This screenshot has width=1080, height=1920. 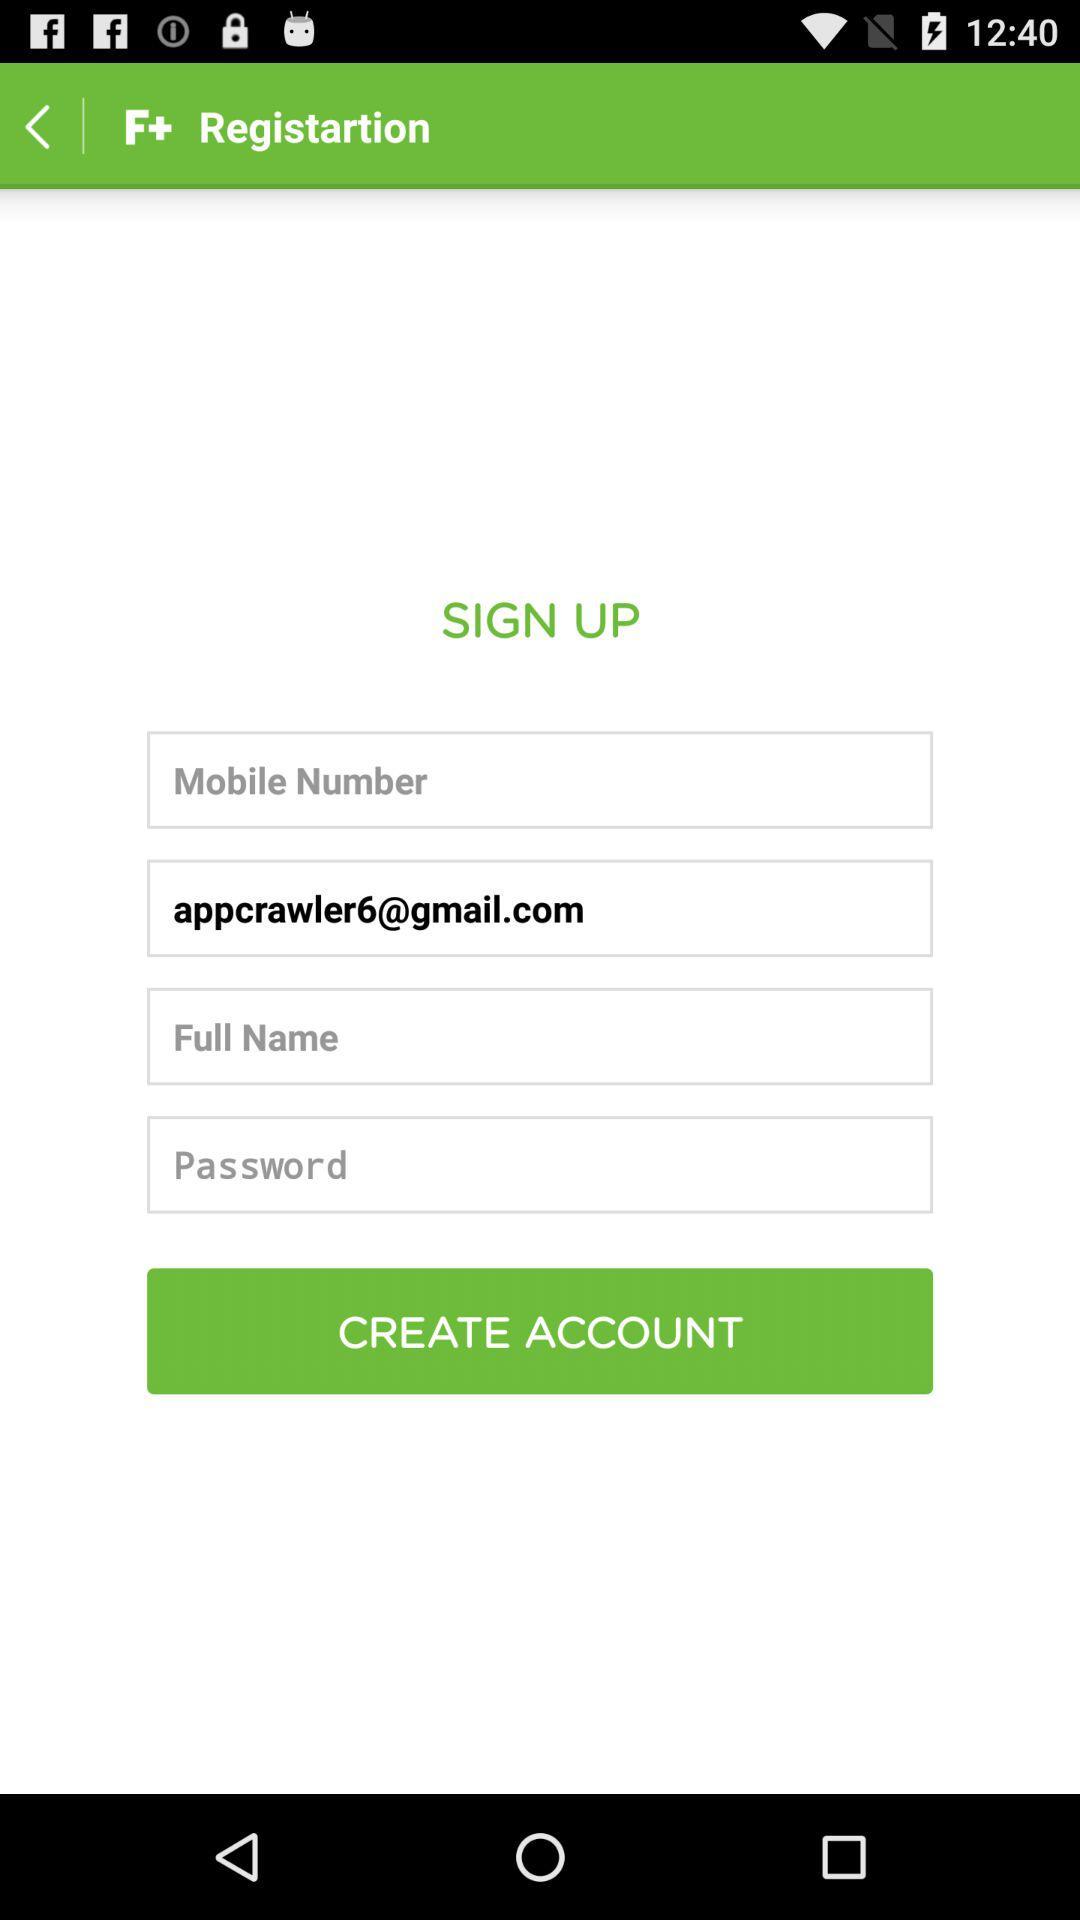 I want to click on full name, so click(x=540, y=1036).